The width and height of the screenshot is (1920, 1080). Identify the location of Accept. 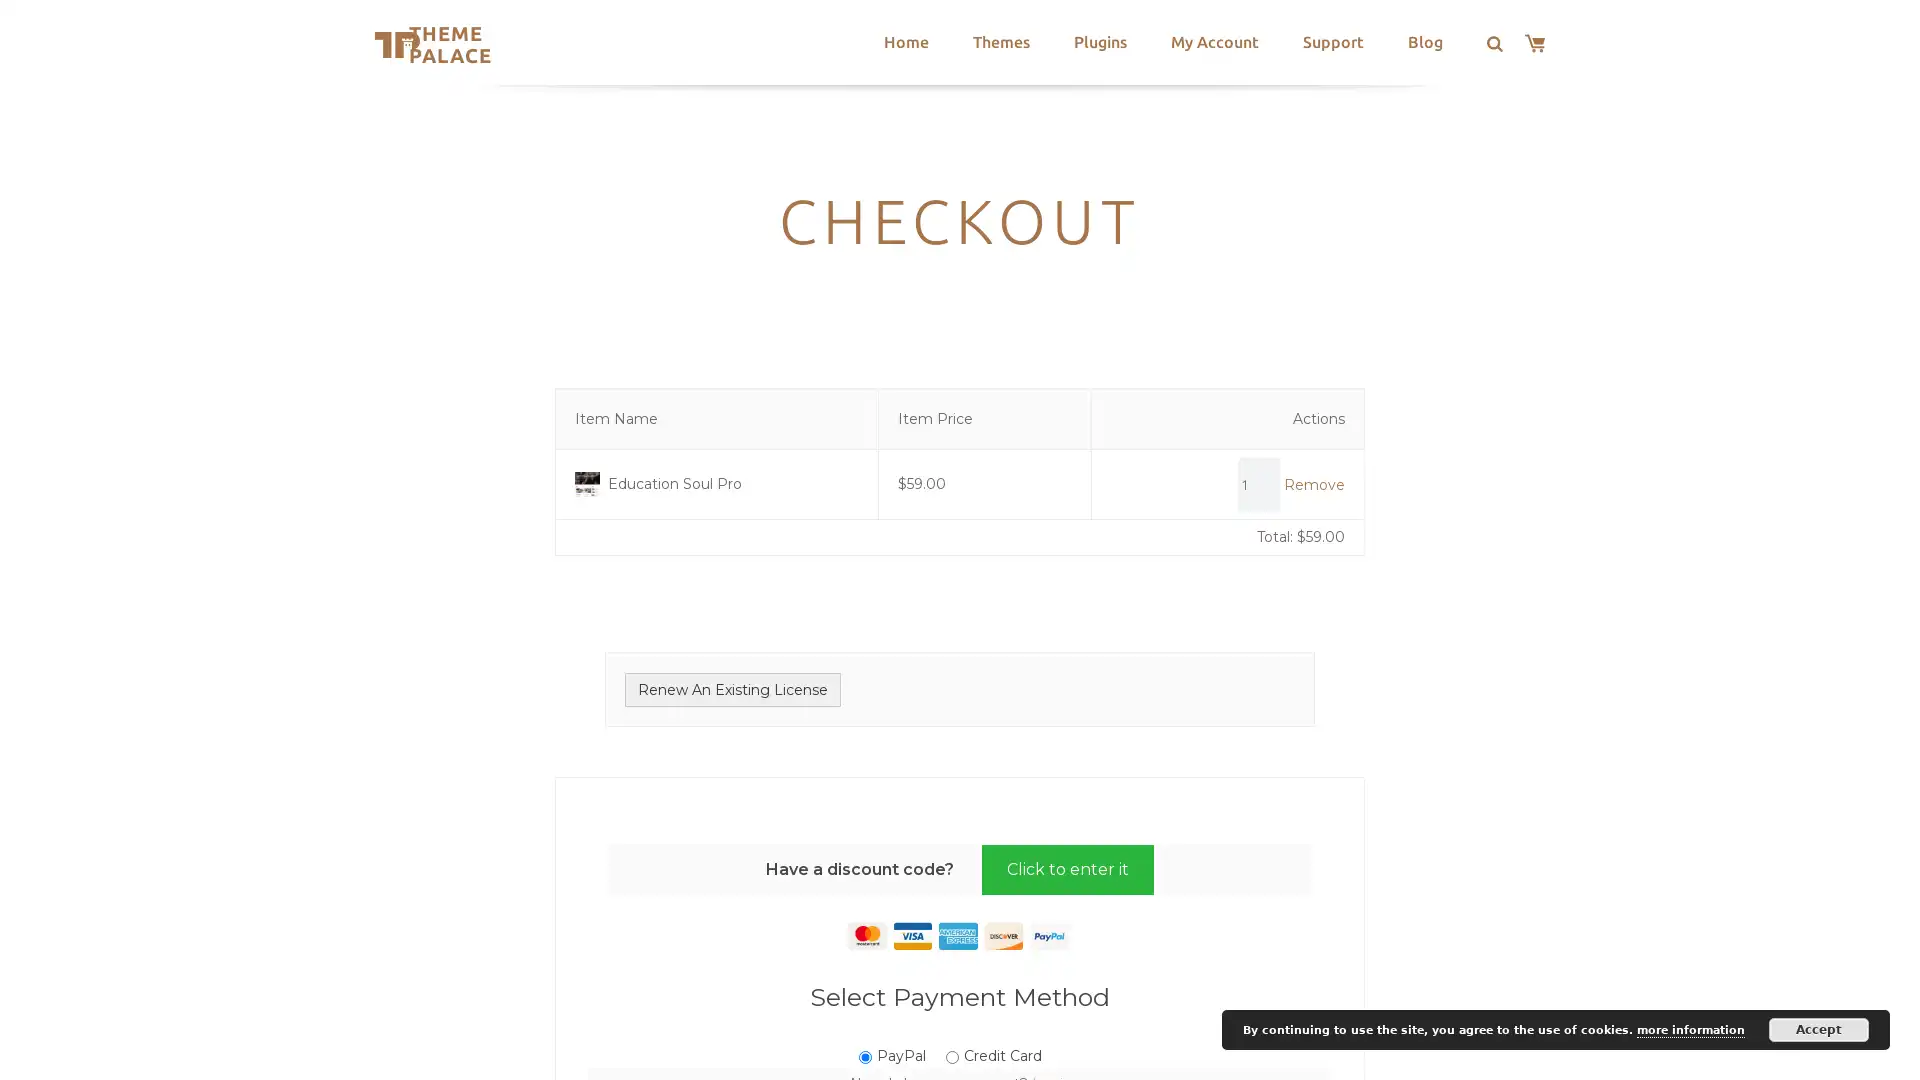
(1819, 1029).